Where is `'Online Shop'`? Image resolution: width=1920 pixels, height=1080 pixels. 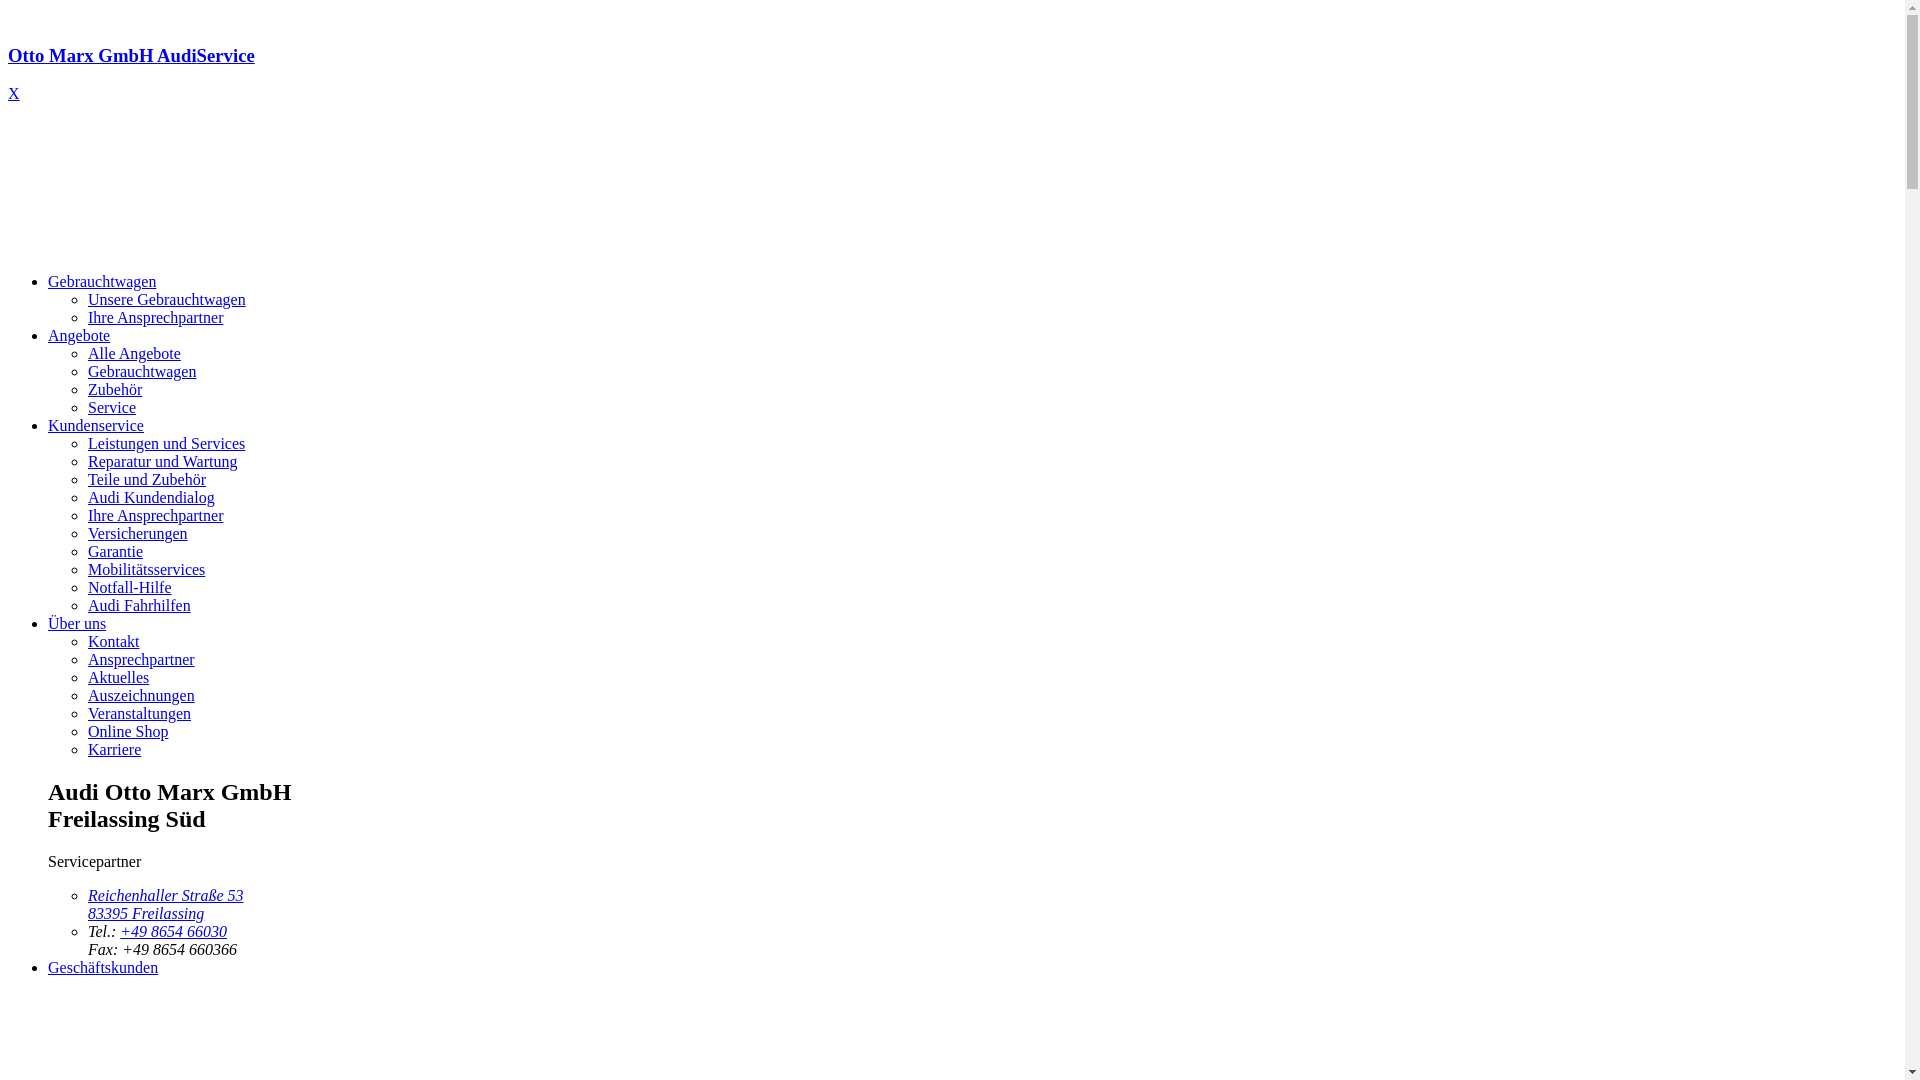 'Online Shop' is located at coordinates (127, 731).